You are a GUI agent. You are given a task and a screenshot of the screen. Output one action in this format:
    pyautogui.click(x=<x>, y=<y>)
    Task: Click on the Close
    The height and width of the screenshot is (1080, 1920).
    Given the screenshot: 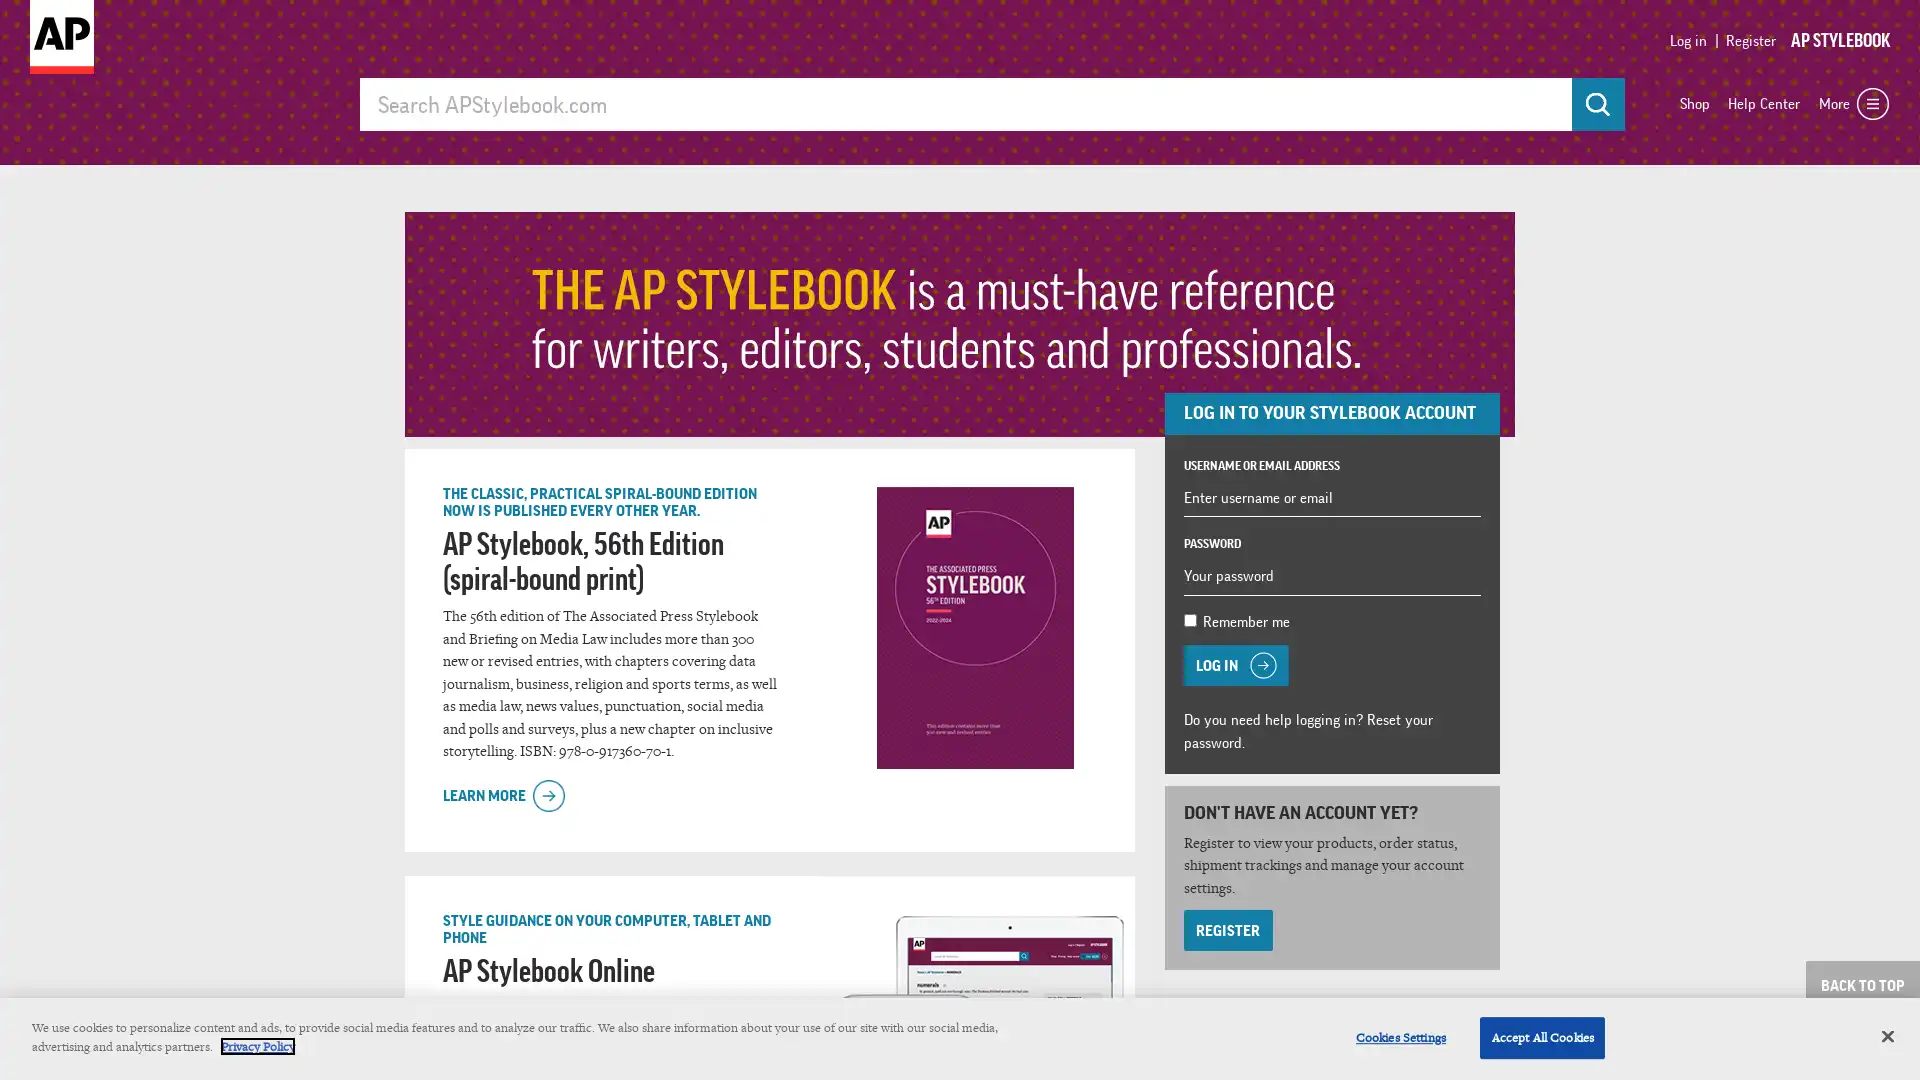 What is the action you would take?
    pyautogui.click(x=1886, y=1035)
    